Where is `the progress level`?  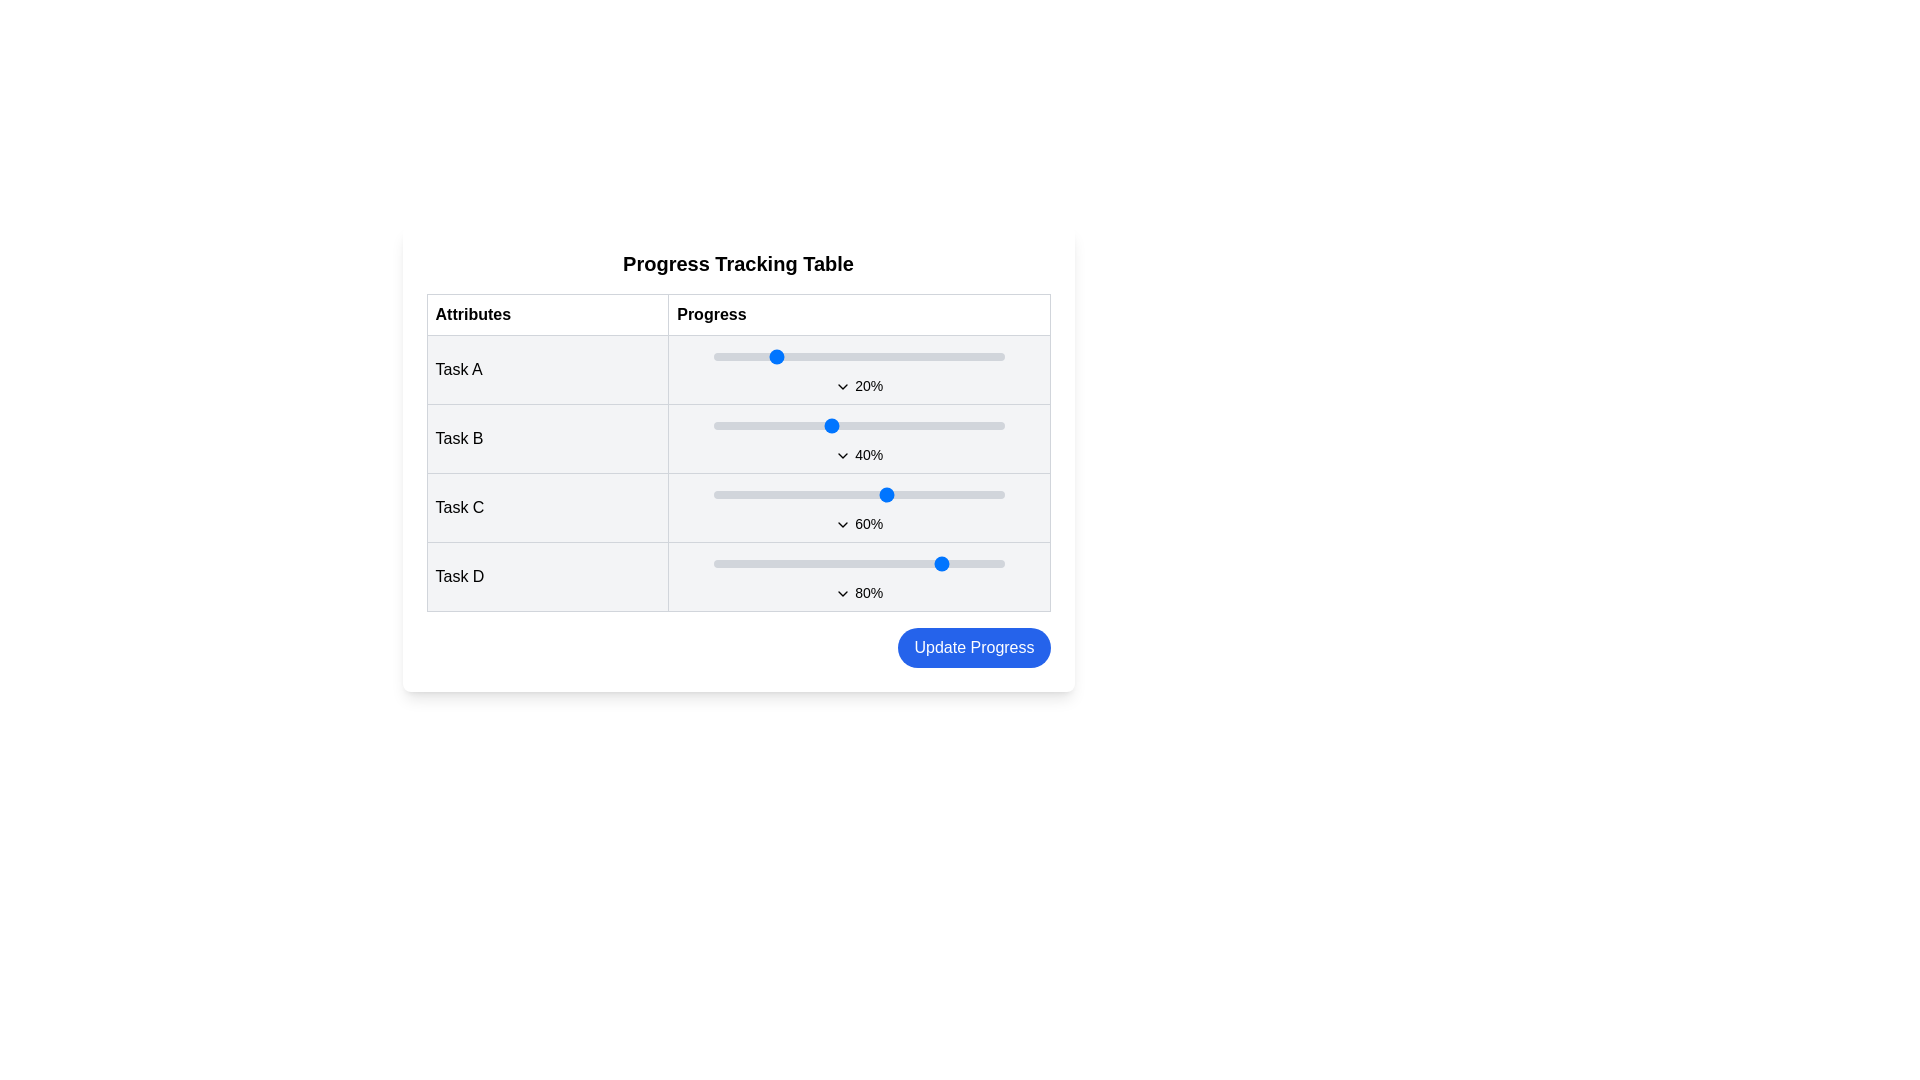
the progress level is located at coordinates (750, 494).